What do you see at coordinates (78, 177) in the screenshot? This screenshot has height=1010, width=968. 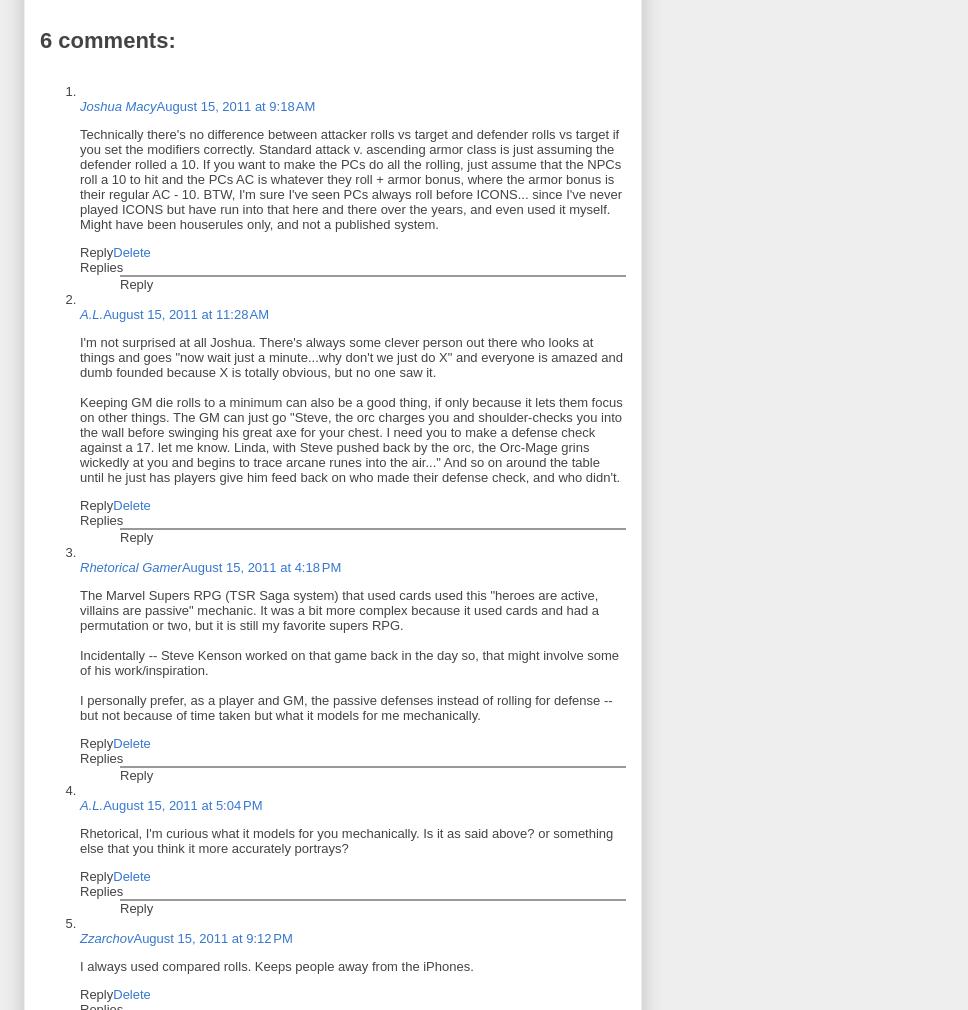 I see `'Technically there's no difference between attacker rolls vs target and defender rolls vs target if you set the modifiers correctly.  Standard attack v. ascending armor class is just assuming the defender rolled a 10.  If you want to make the PCs do all the rolling, just assume that the NPCs roll a 10 to hit and the PCs AC is whatever they roll + armor bonus, where the armor bonus is their regular AC - 10.  BTW, I'm sure I've seen PCs always roll before ICONS... since I've never played ICONS but have run into that here and there over the years, and even used it myself.  Might have been houserules only, and not a published system.'` at bounding box center [78, 177].